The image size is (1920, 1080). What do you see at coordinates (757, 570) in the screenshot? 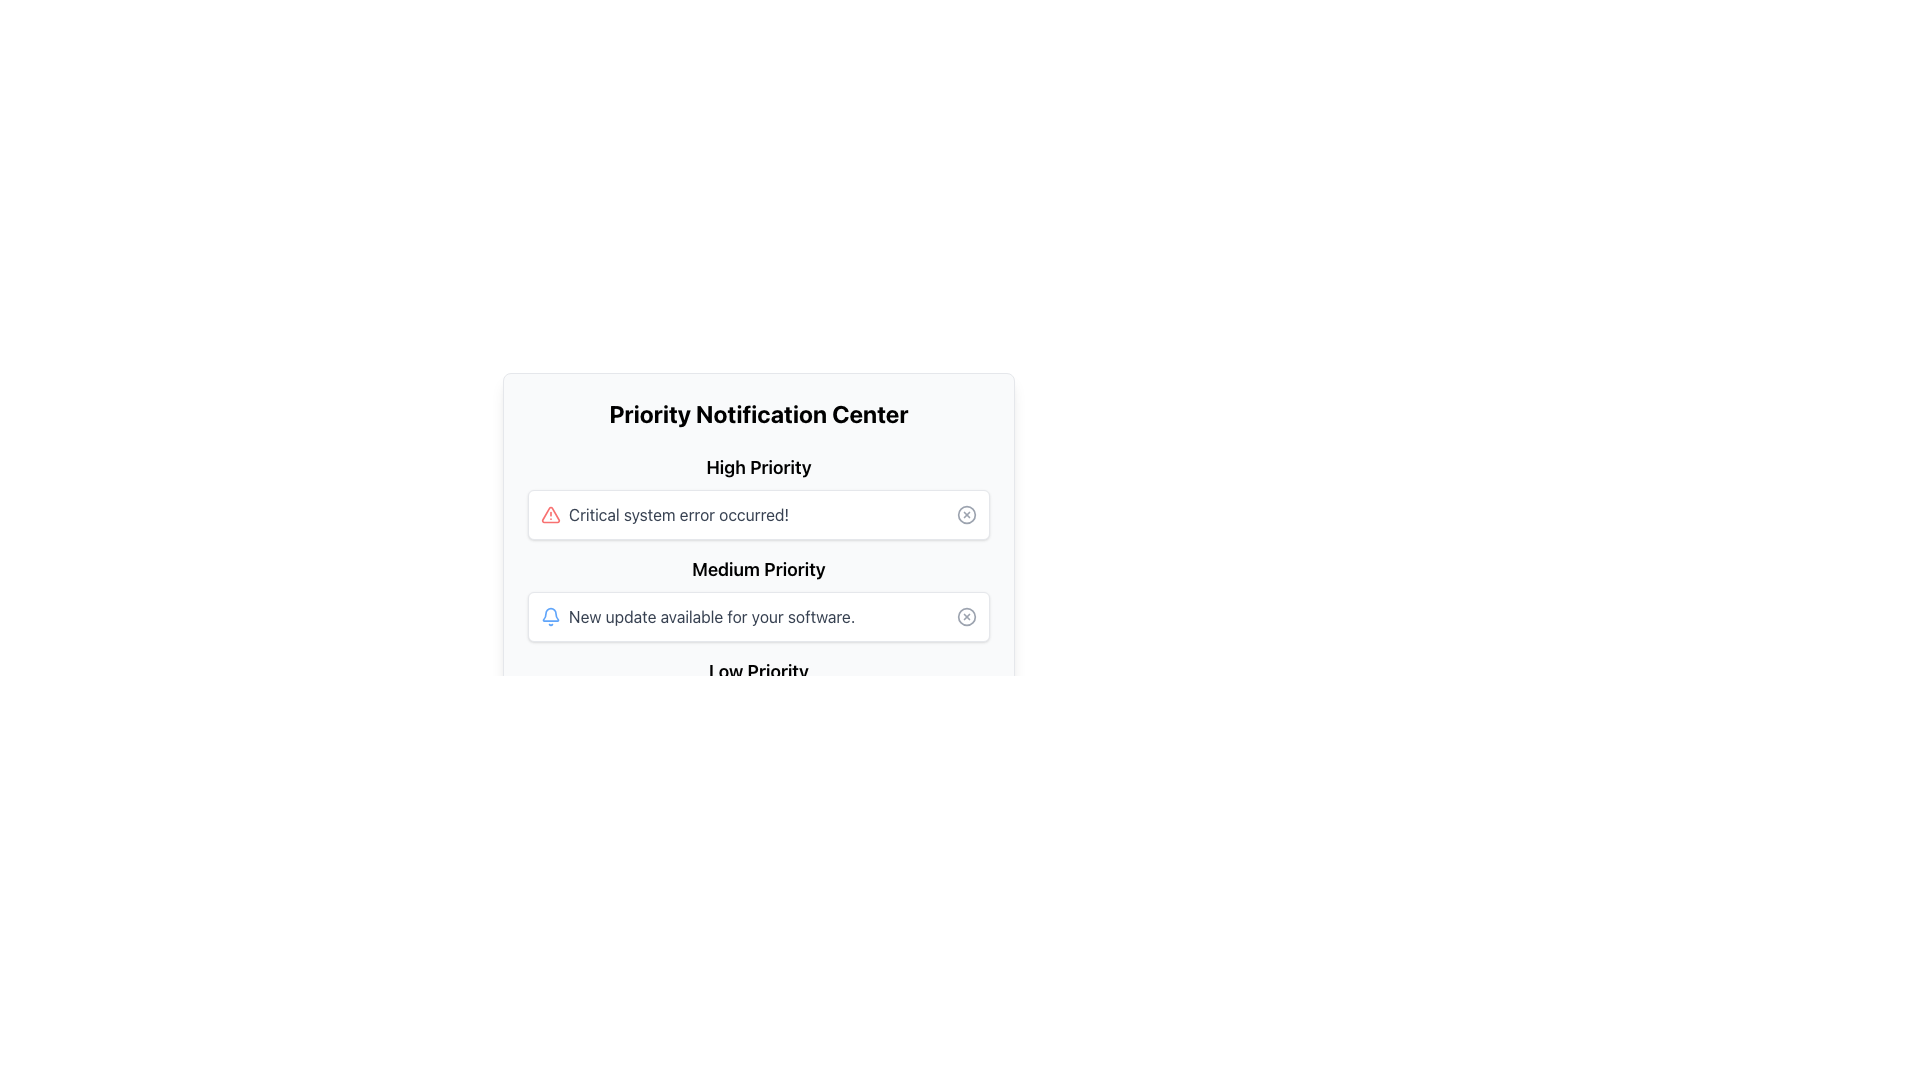
I see `the 'Medium Priority' text label which is bold, capitalized, and located in the middle priority section of the notification center` at bounding box center [757, 570].